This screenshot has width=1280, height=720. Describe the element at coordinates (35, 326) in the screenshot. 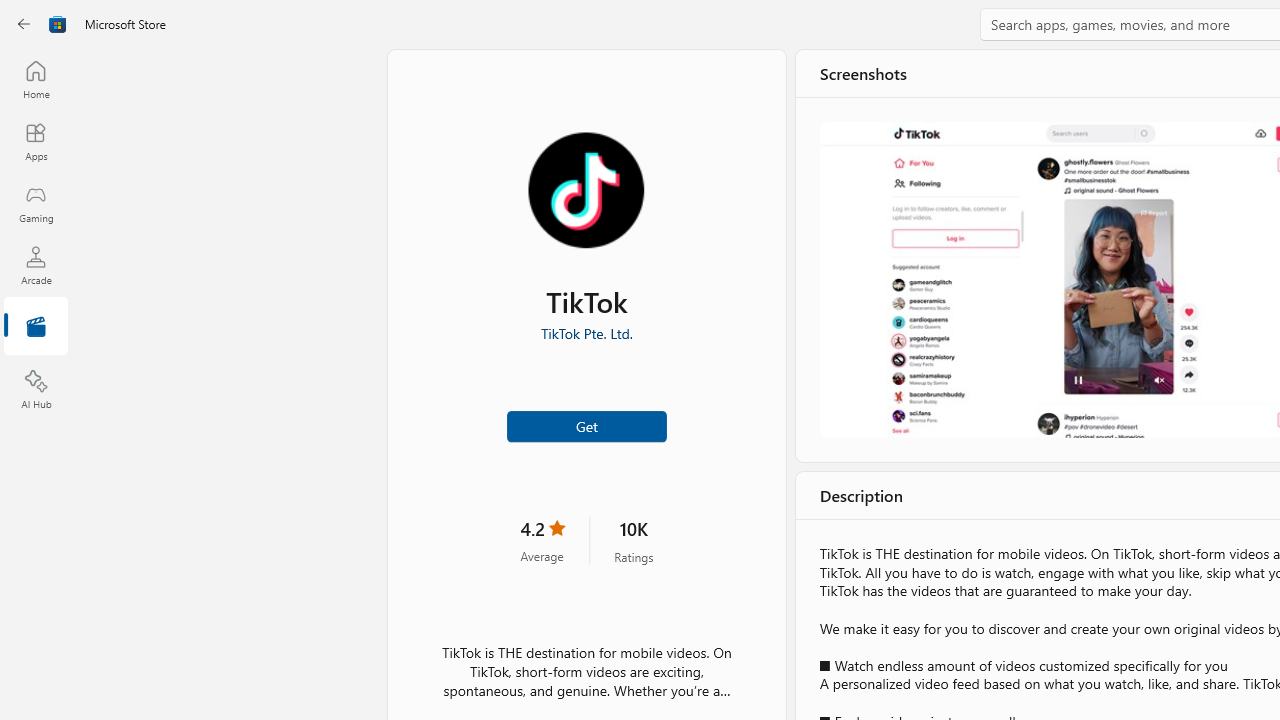

I see `'Entertainment'` at that location.